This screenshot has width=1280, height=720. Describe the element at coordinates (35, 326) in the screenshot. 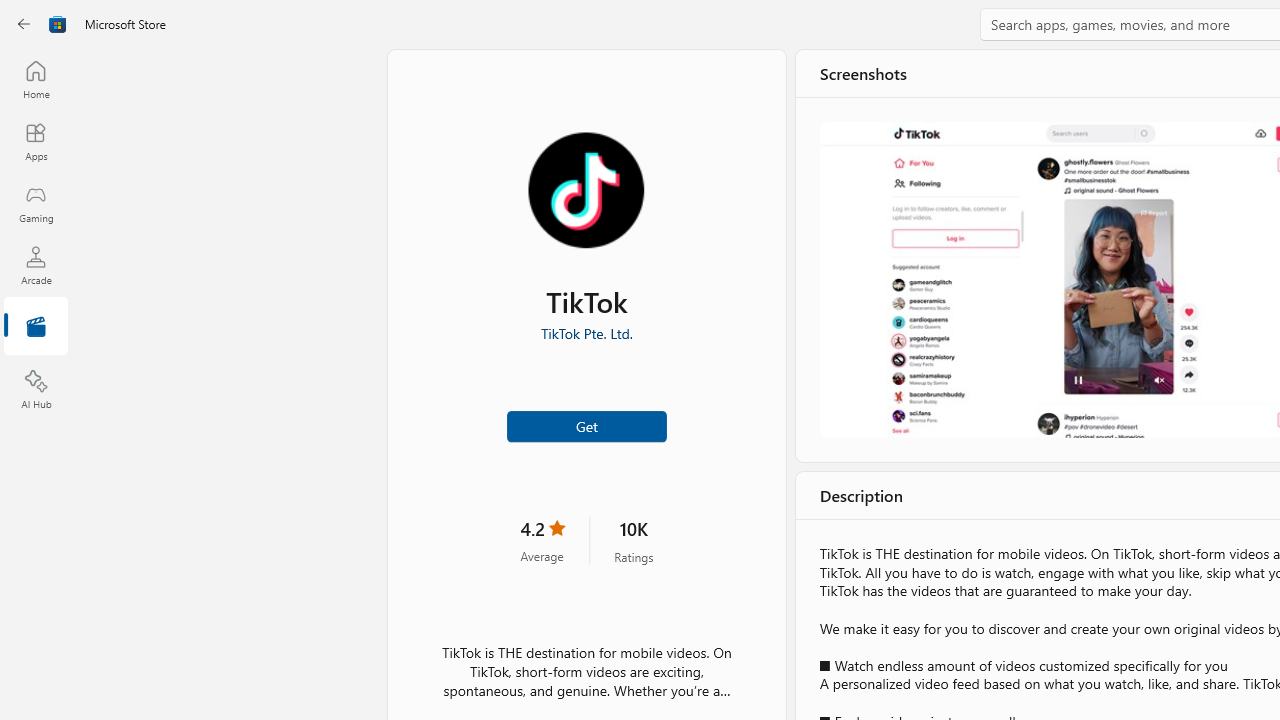

I see `'Entertainment'` at that location.